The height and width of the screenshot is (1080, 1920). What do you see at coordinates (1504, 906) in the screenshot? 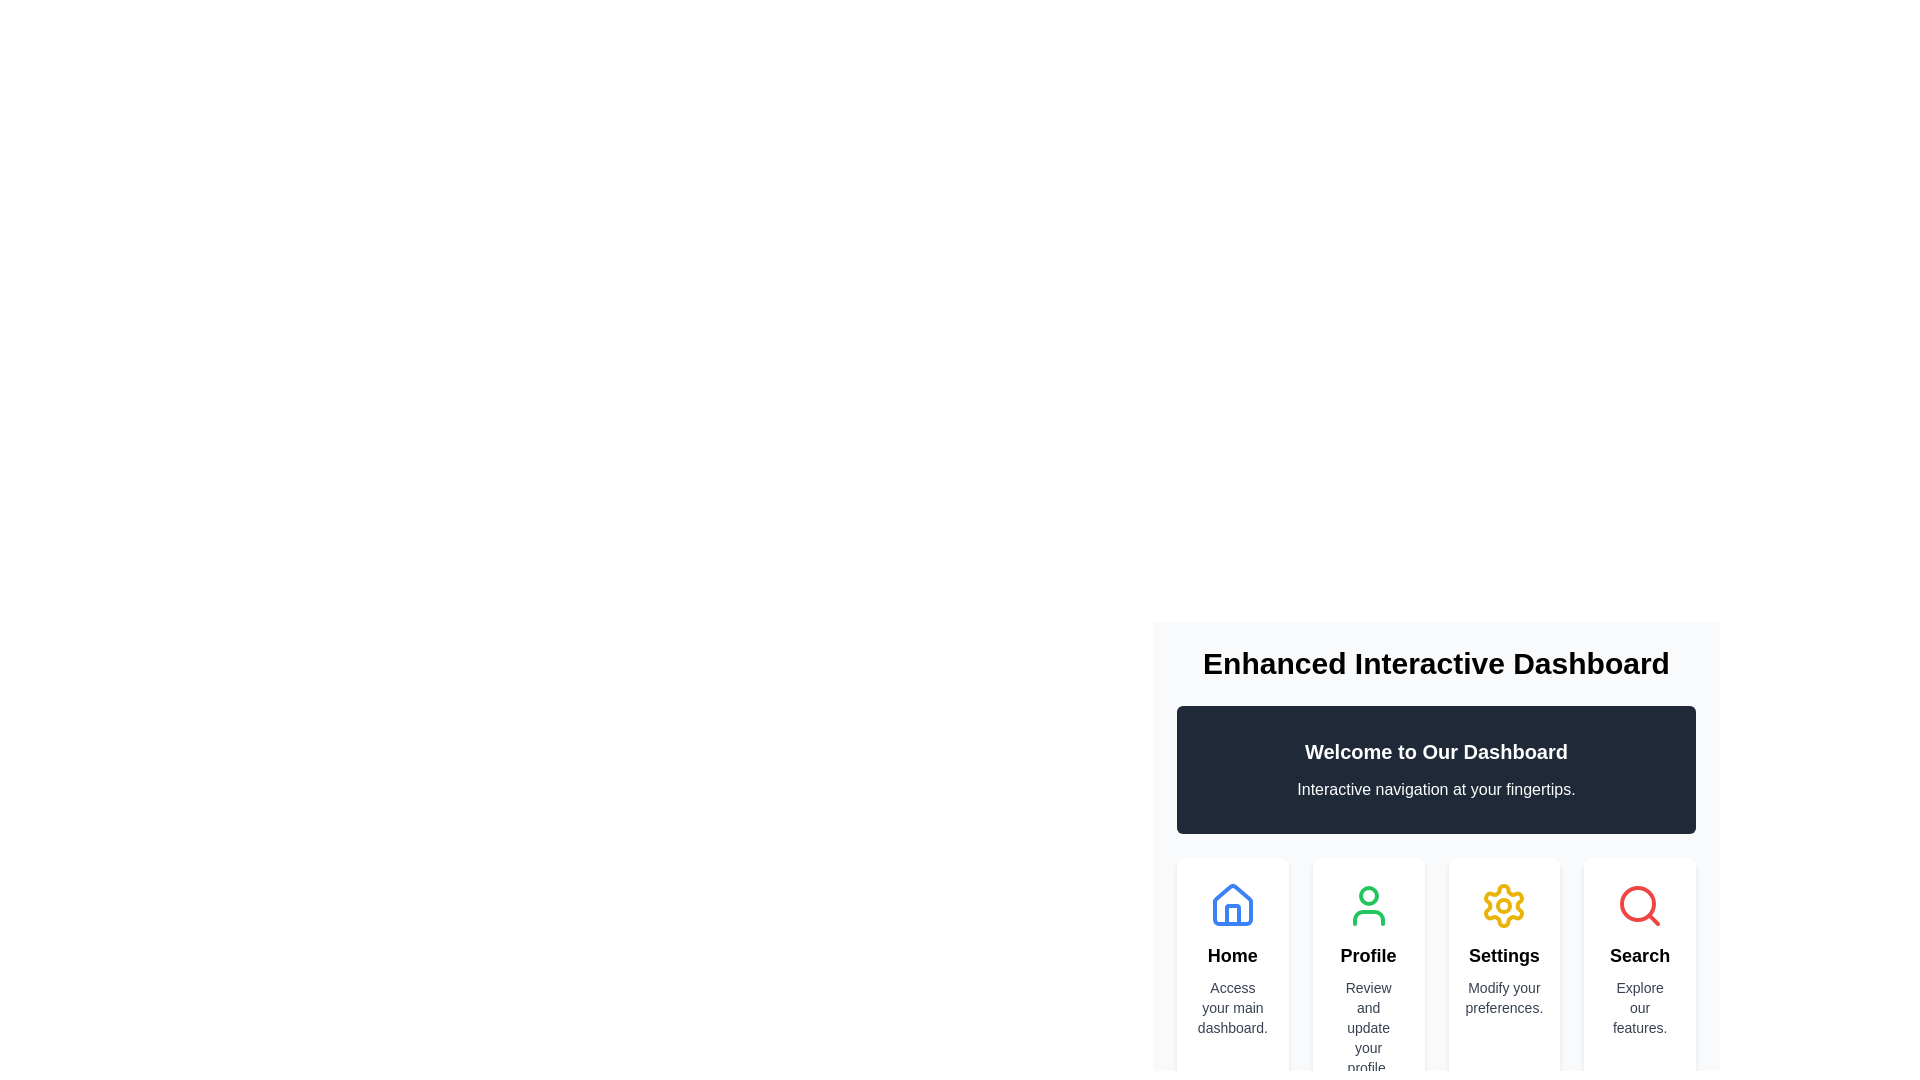
I see `the 'Settings' icon located centrally within a row of cards` at bounding box center [1504, 906].